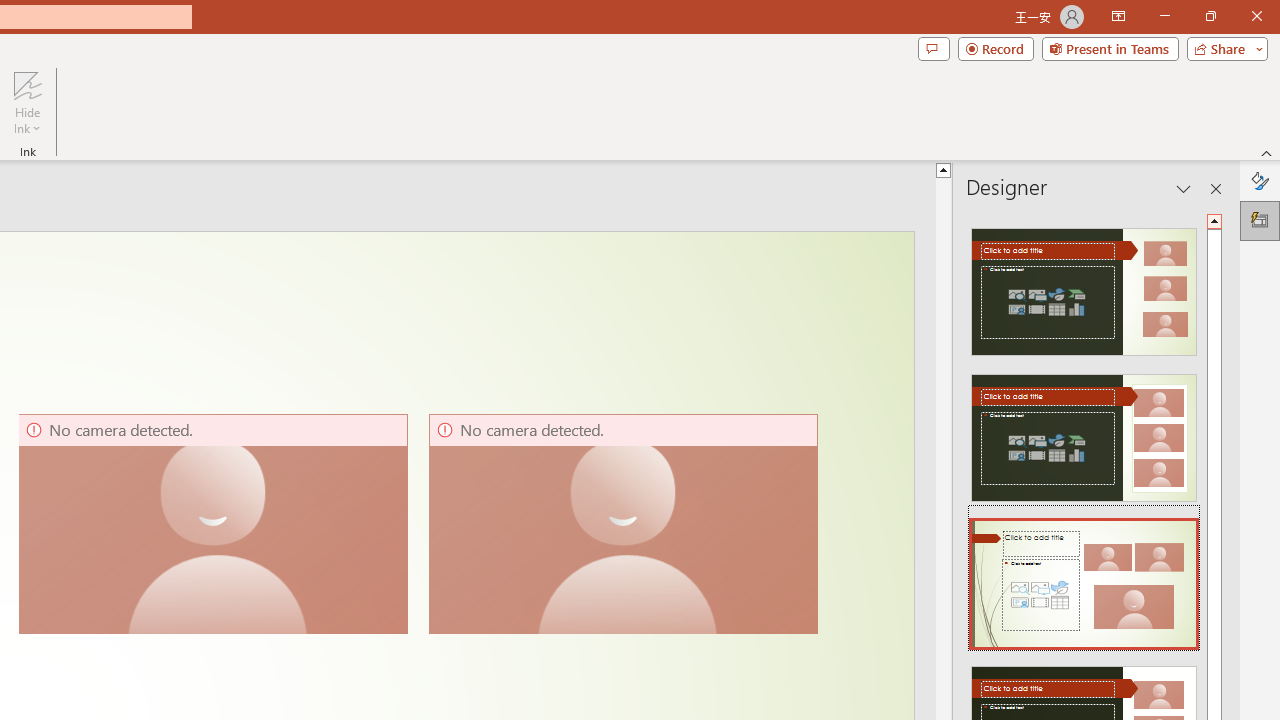 The height and width of the screenshot is (720, 1280). Describe the element at coordinates (1215, 189) in the screenshot. I see `'Close pane'` at that location.